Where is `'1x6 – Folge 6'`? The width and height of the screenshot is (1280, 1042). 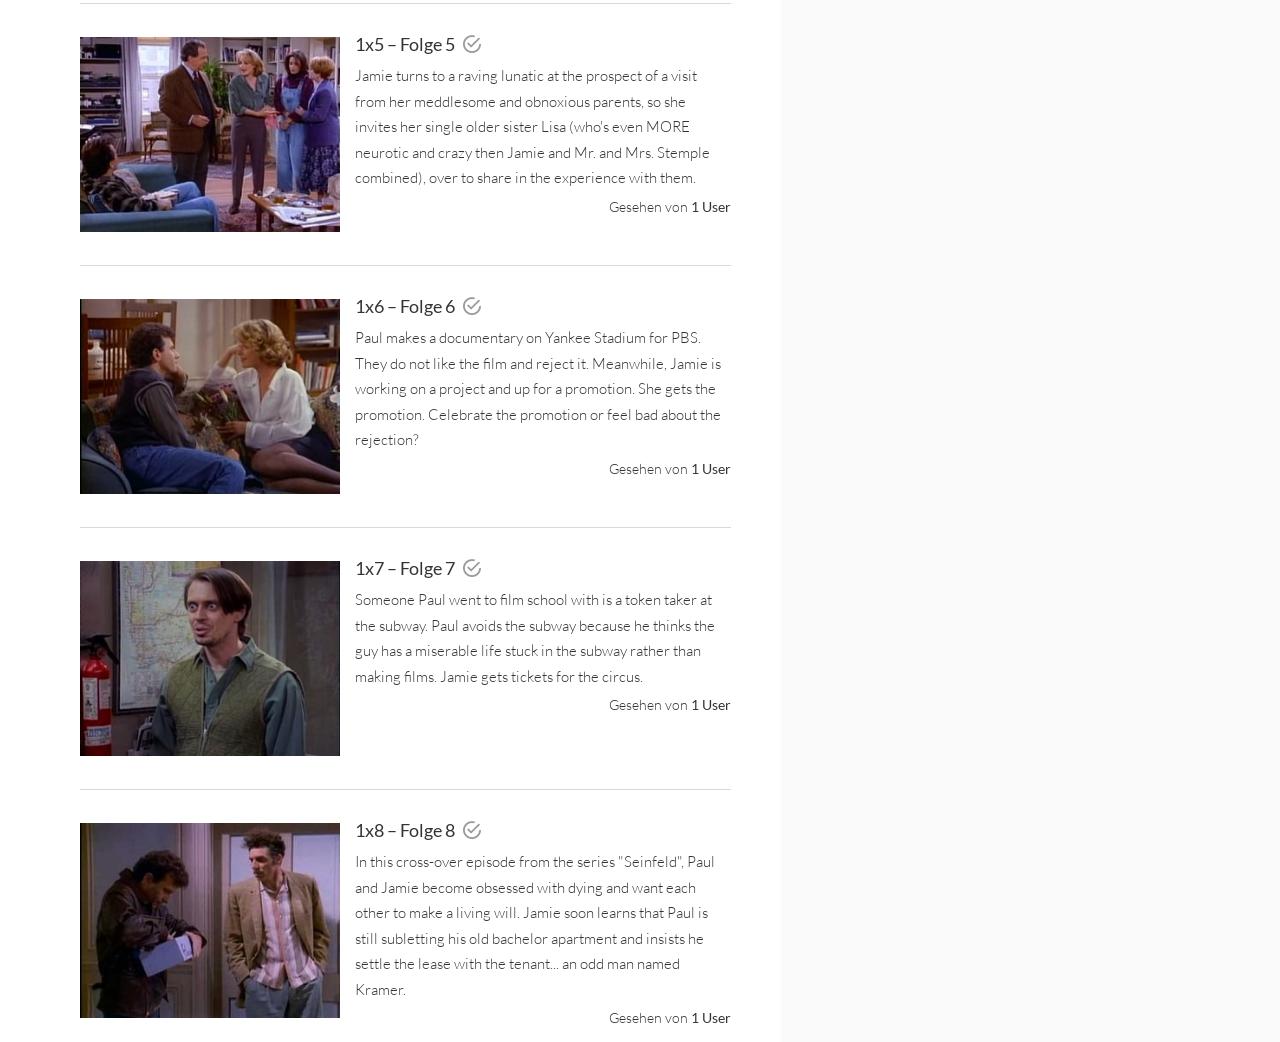 '1x6 – Folge 6' is located at coordinates (405, 306).